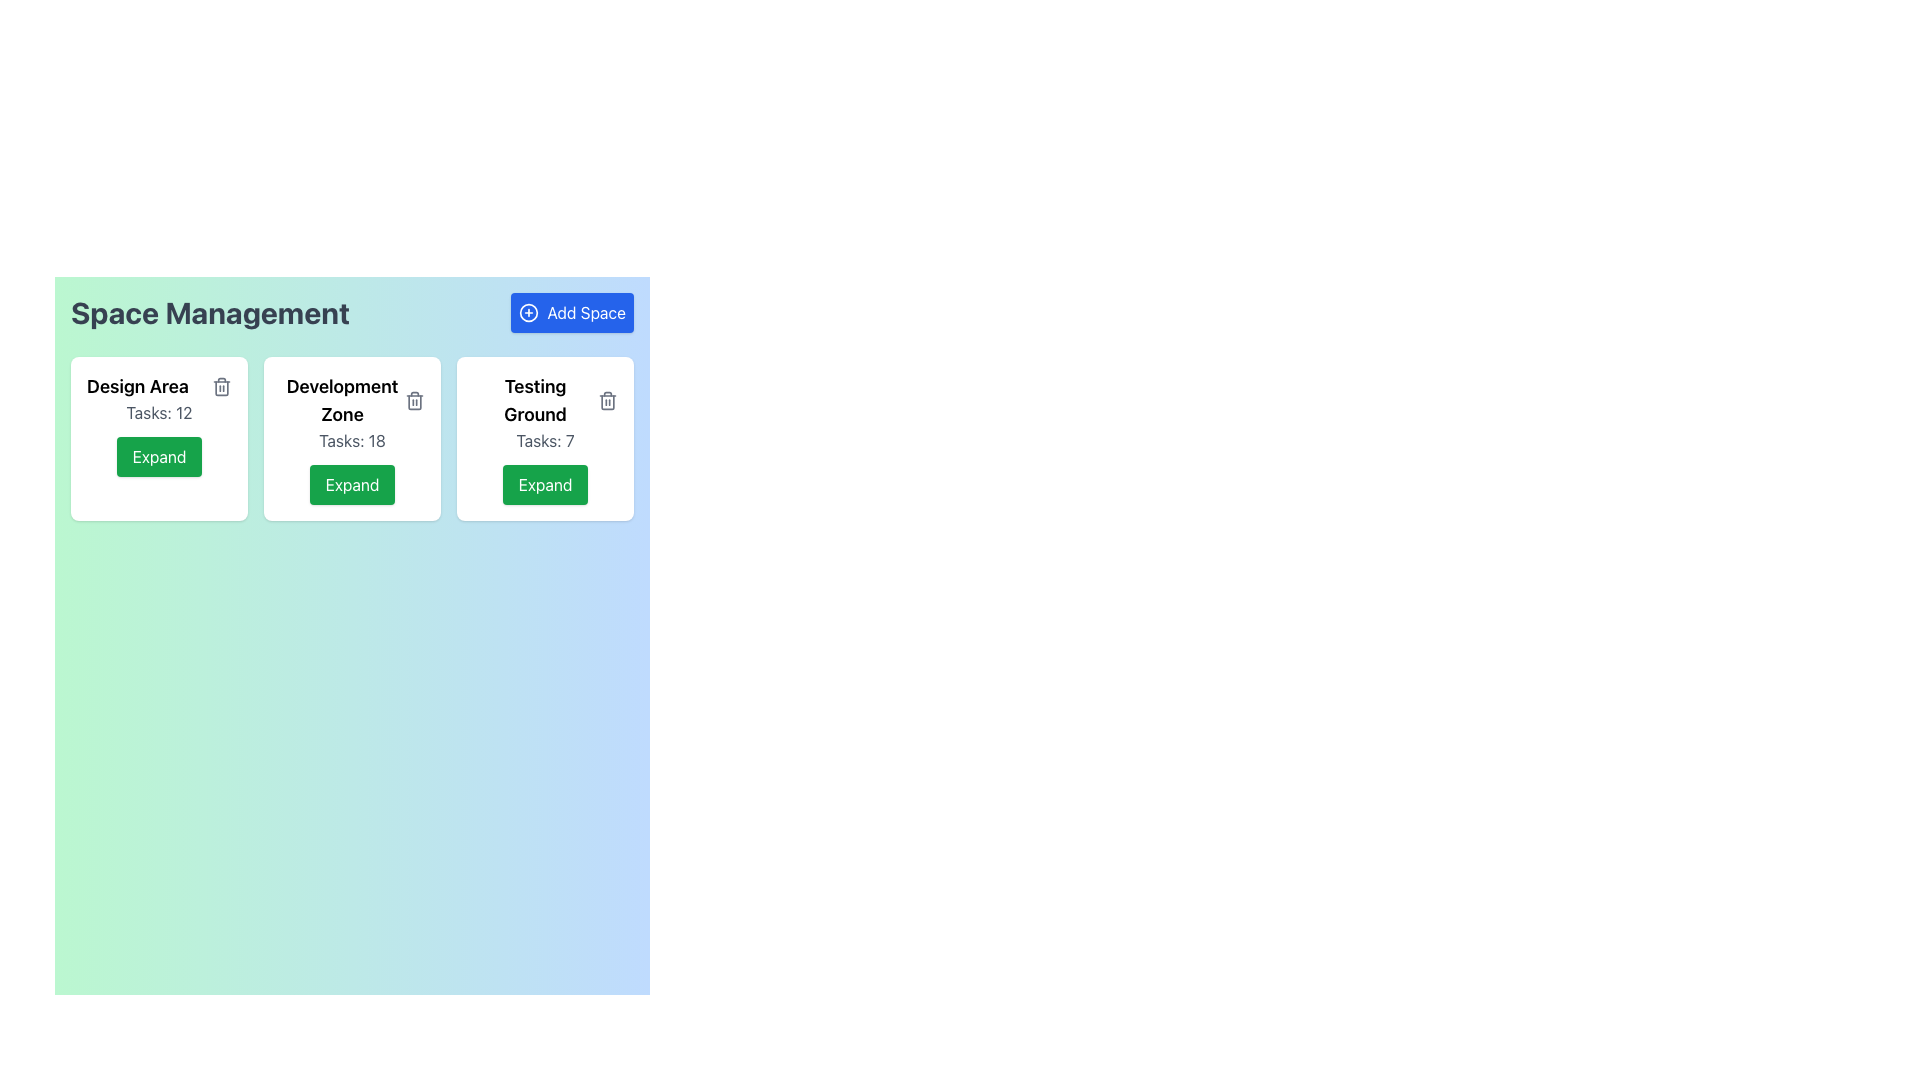  Describe the element at coordinates (221, 388) in the screenshot. I see `the trash icon located in the top-right corner of the 'Design Area' card` at that location.